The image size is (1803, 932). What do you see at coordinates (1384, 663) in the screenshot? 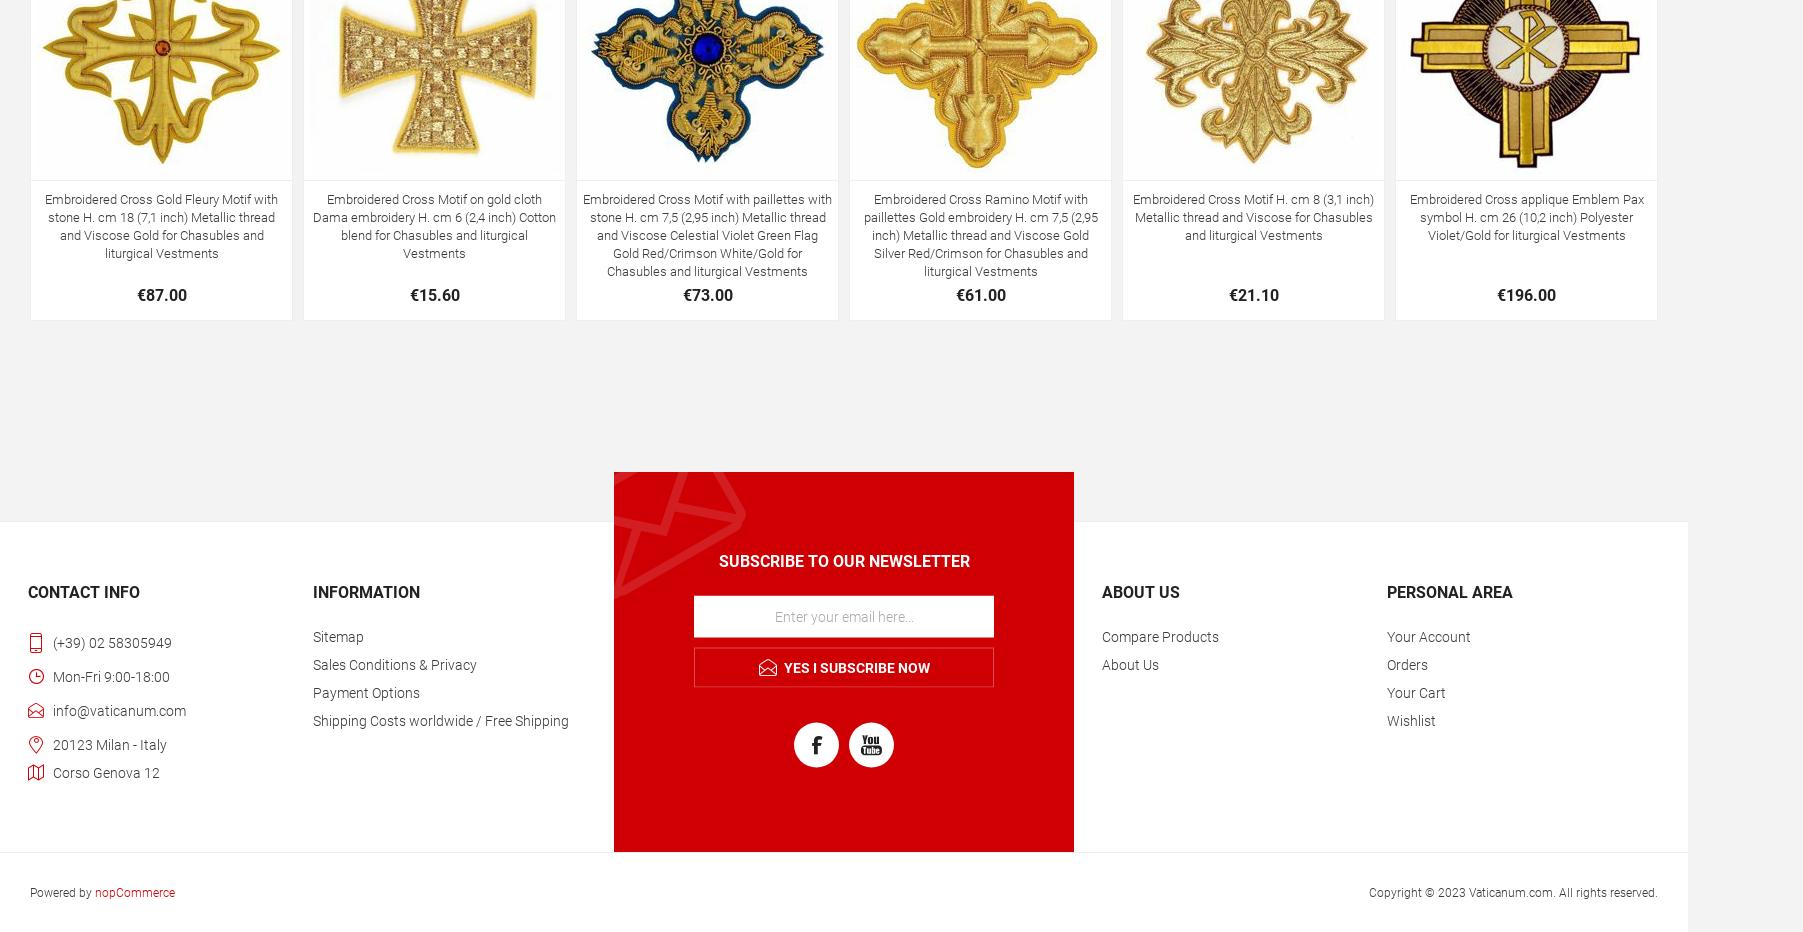
I see `'Orders'` at bounding box center [1384, 663].